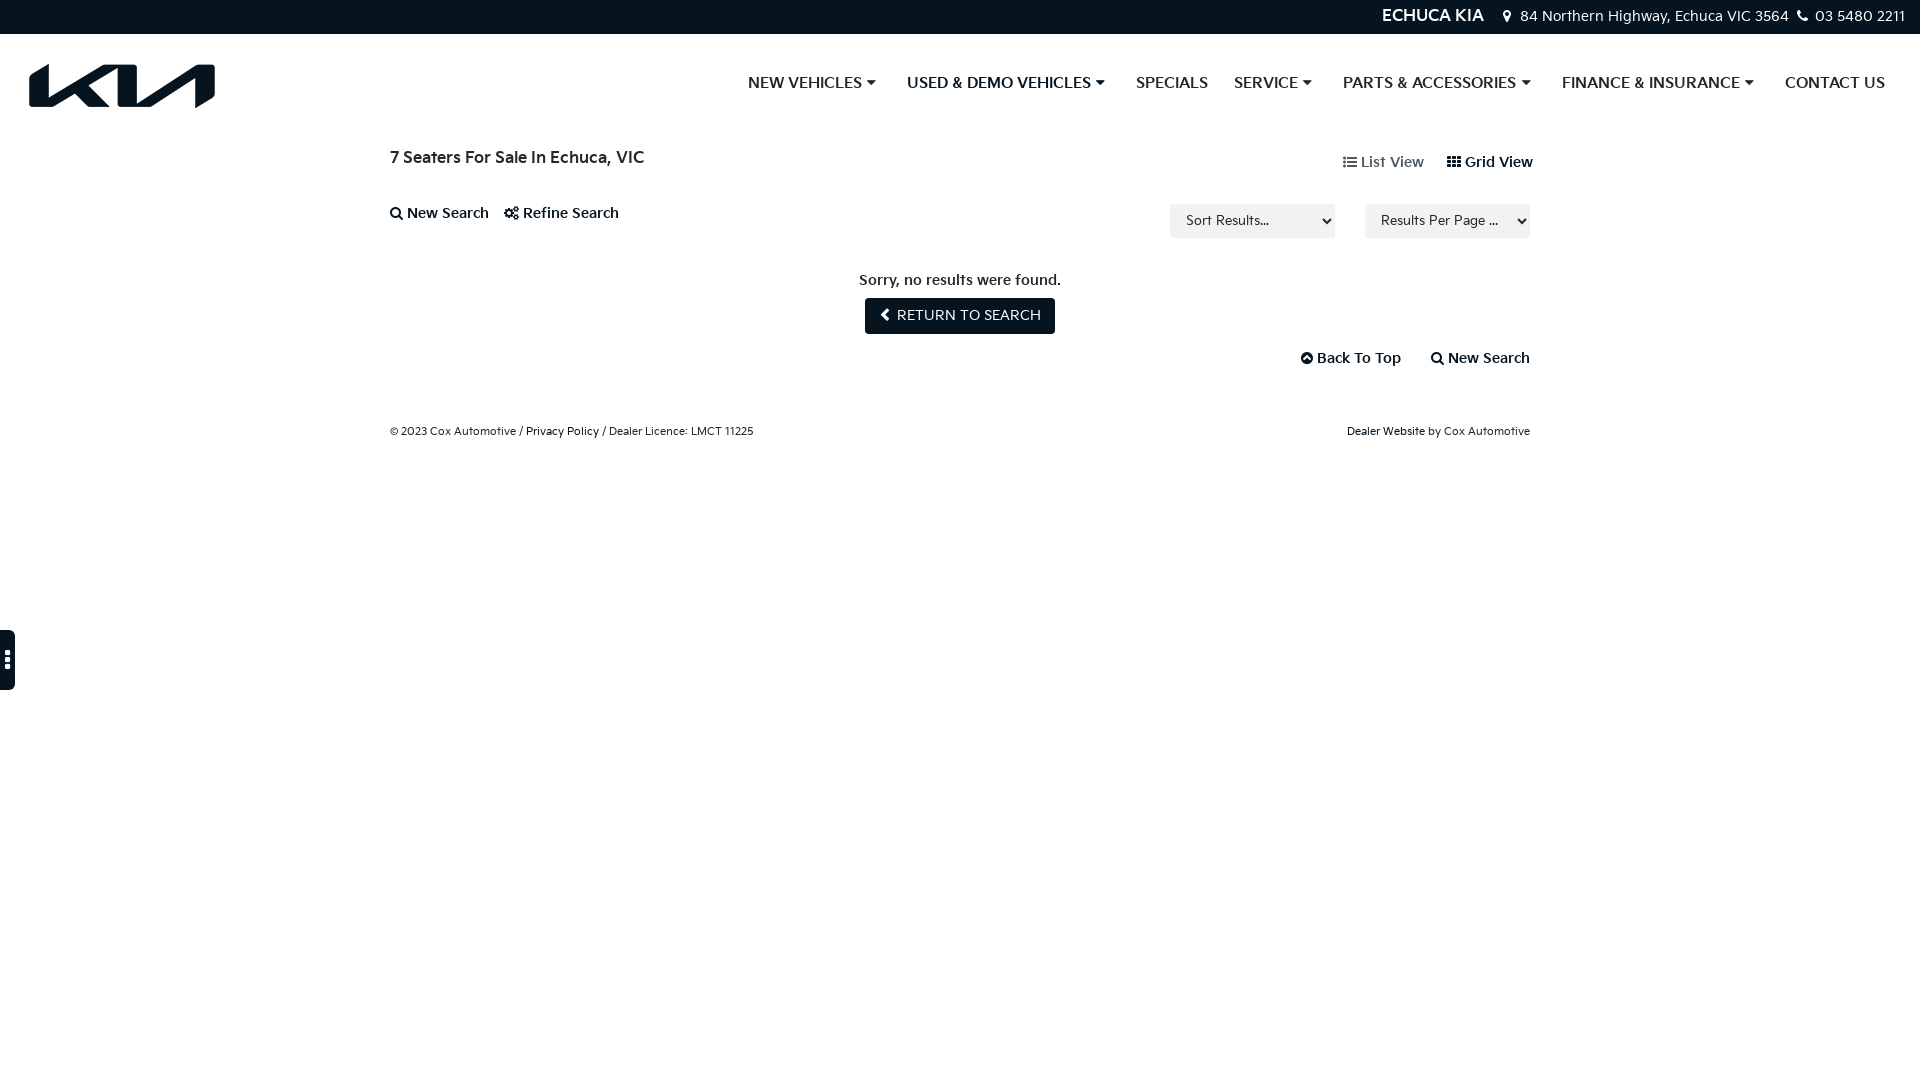 The width and height of the screenshot is (1920, 1080). I want to click on 'RETURN TO SEARCH', so click(960, 315).